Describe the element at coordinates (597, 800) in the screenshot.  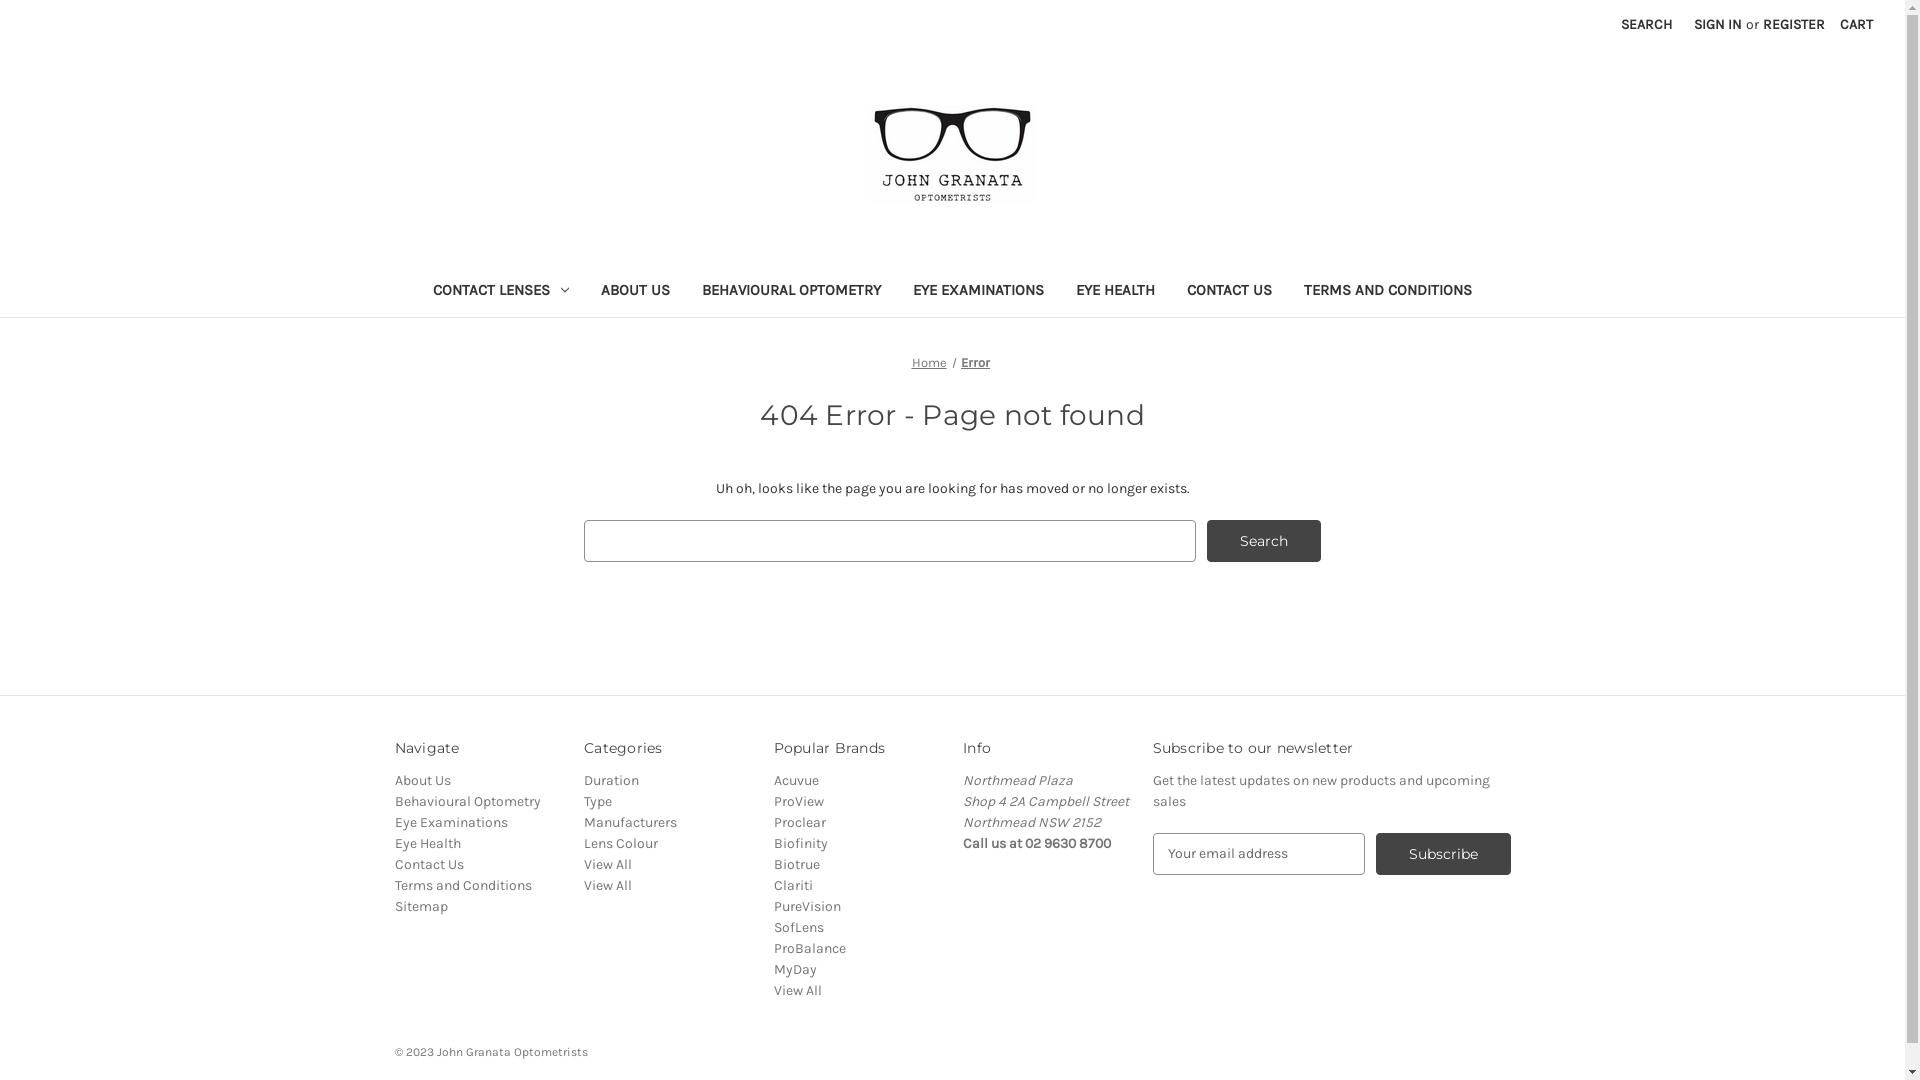
I see `'Type'` at that location.